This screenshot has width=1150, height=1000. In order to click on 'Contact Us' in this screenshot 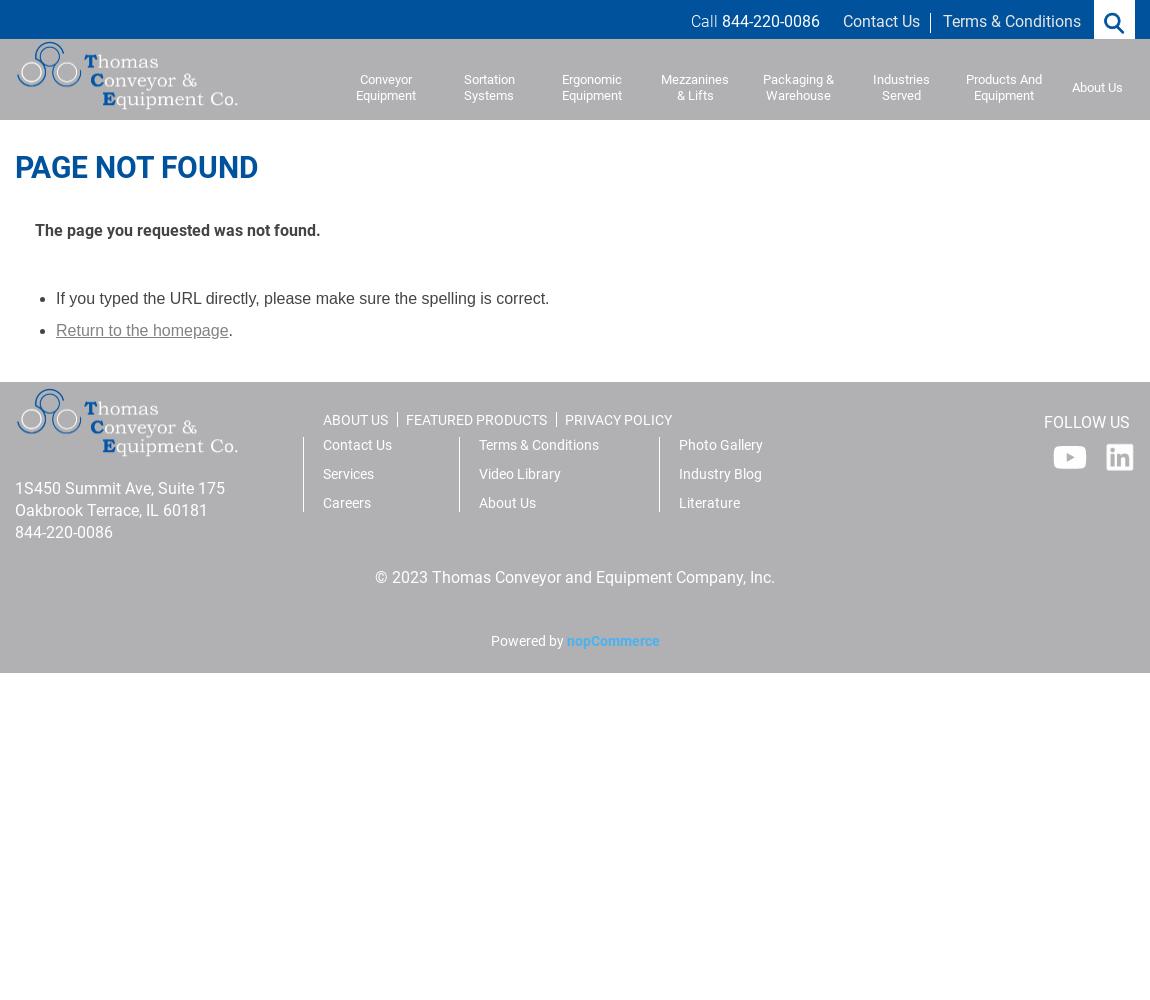, I will do `click(357, 444)`.